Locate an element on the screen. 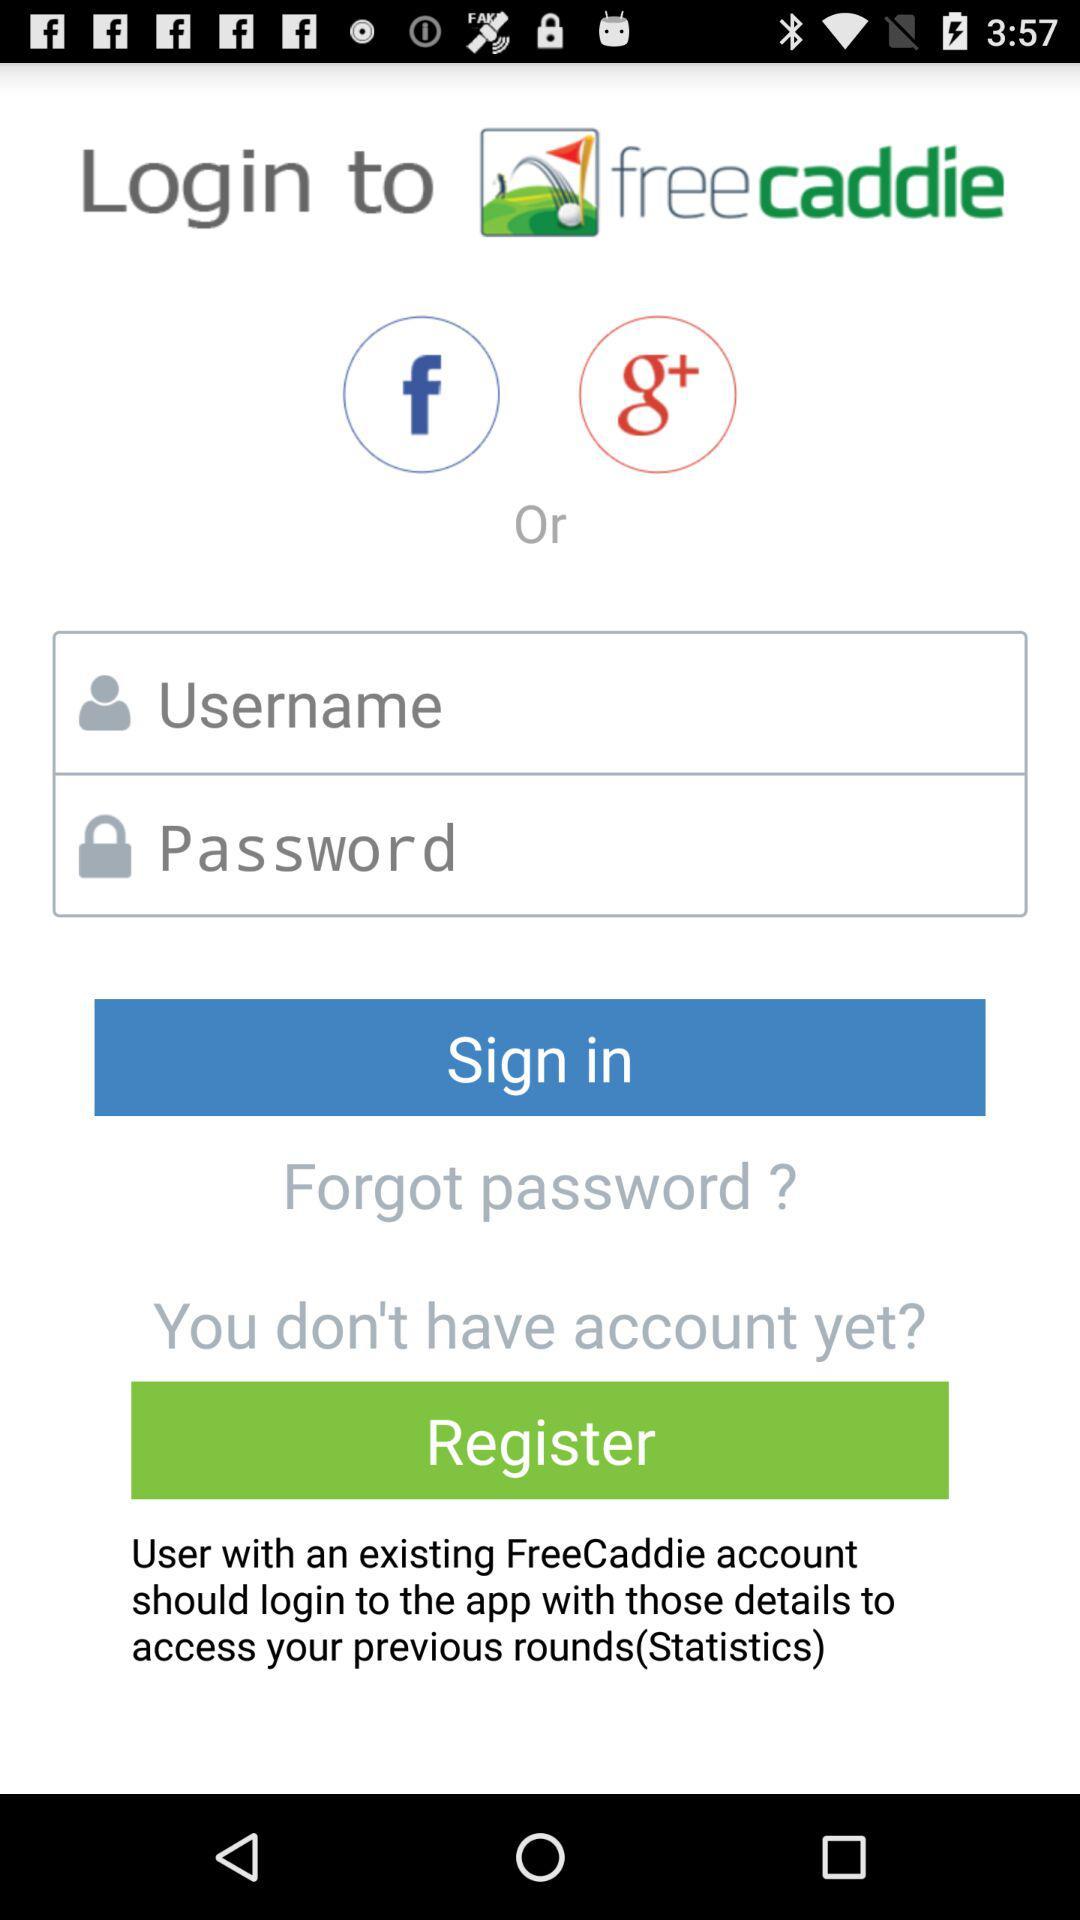 The width and height of the screenshot is (1080, 1920). icon below the sign in app is located at coordinates (540, 1184).